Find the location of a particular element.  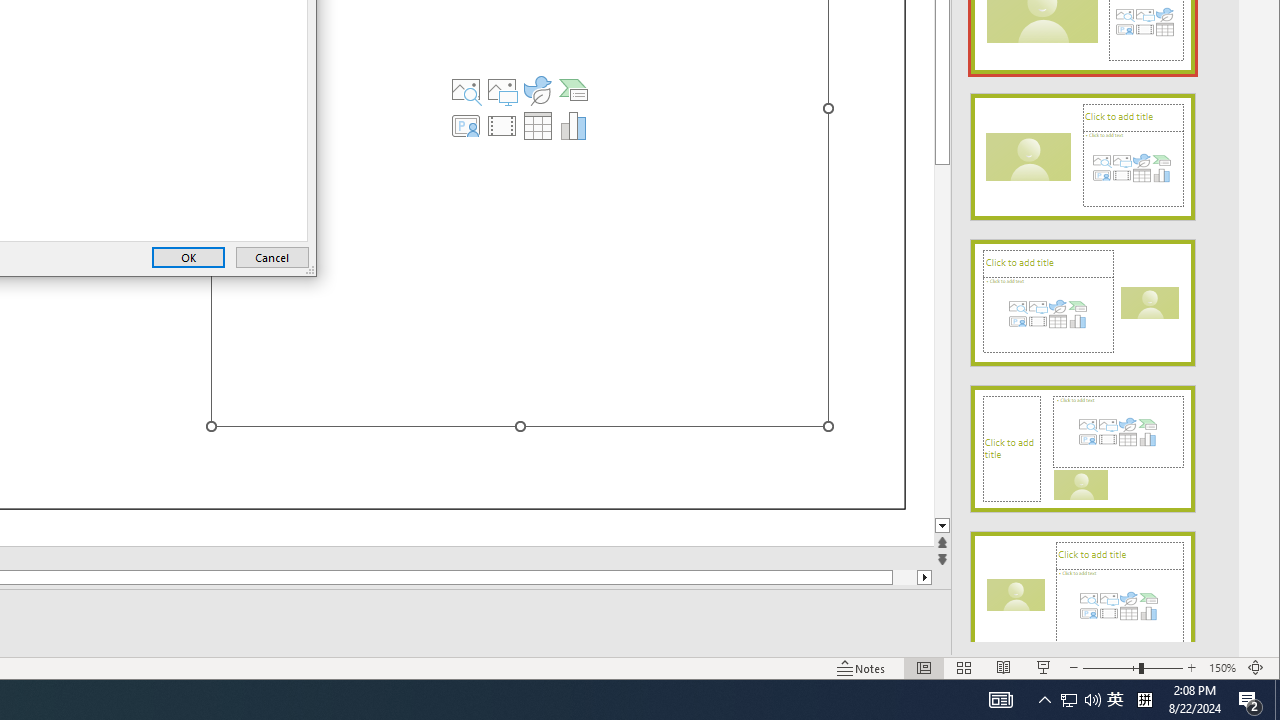

'Insert Cameo' is located at coordinates (465, 125).